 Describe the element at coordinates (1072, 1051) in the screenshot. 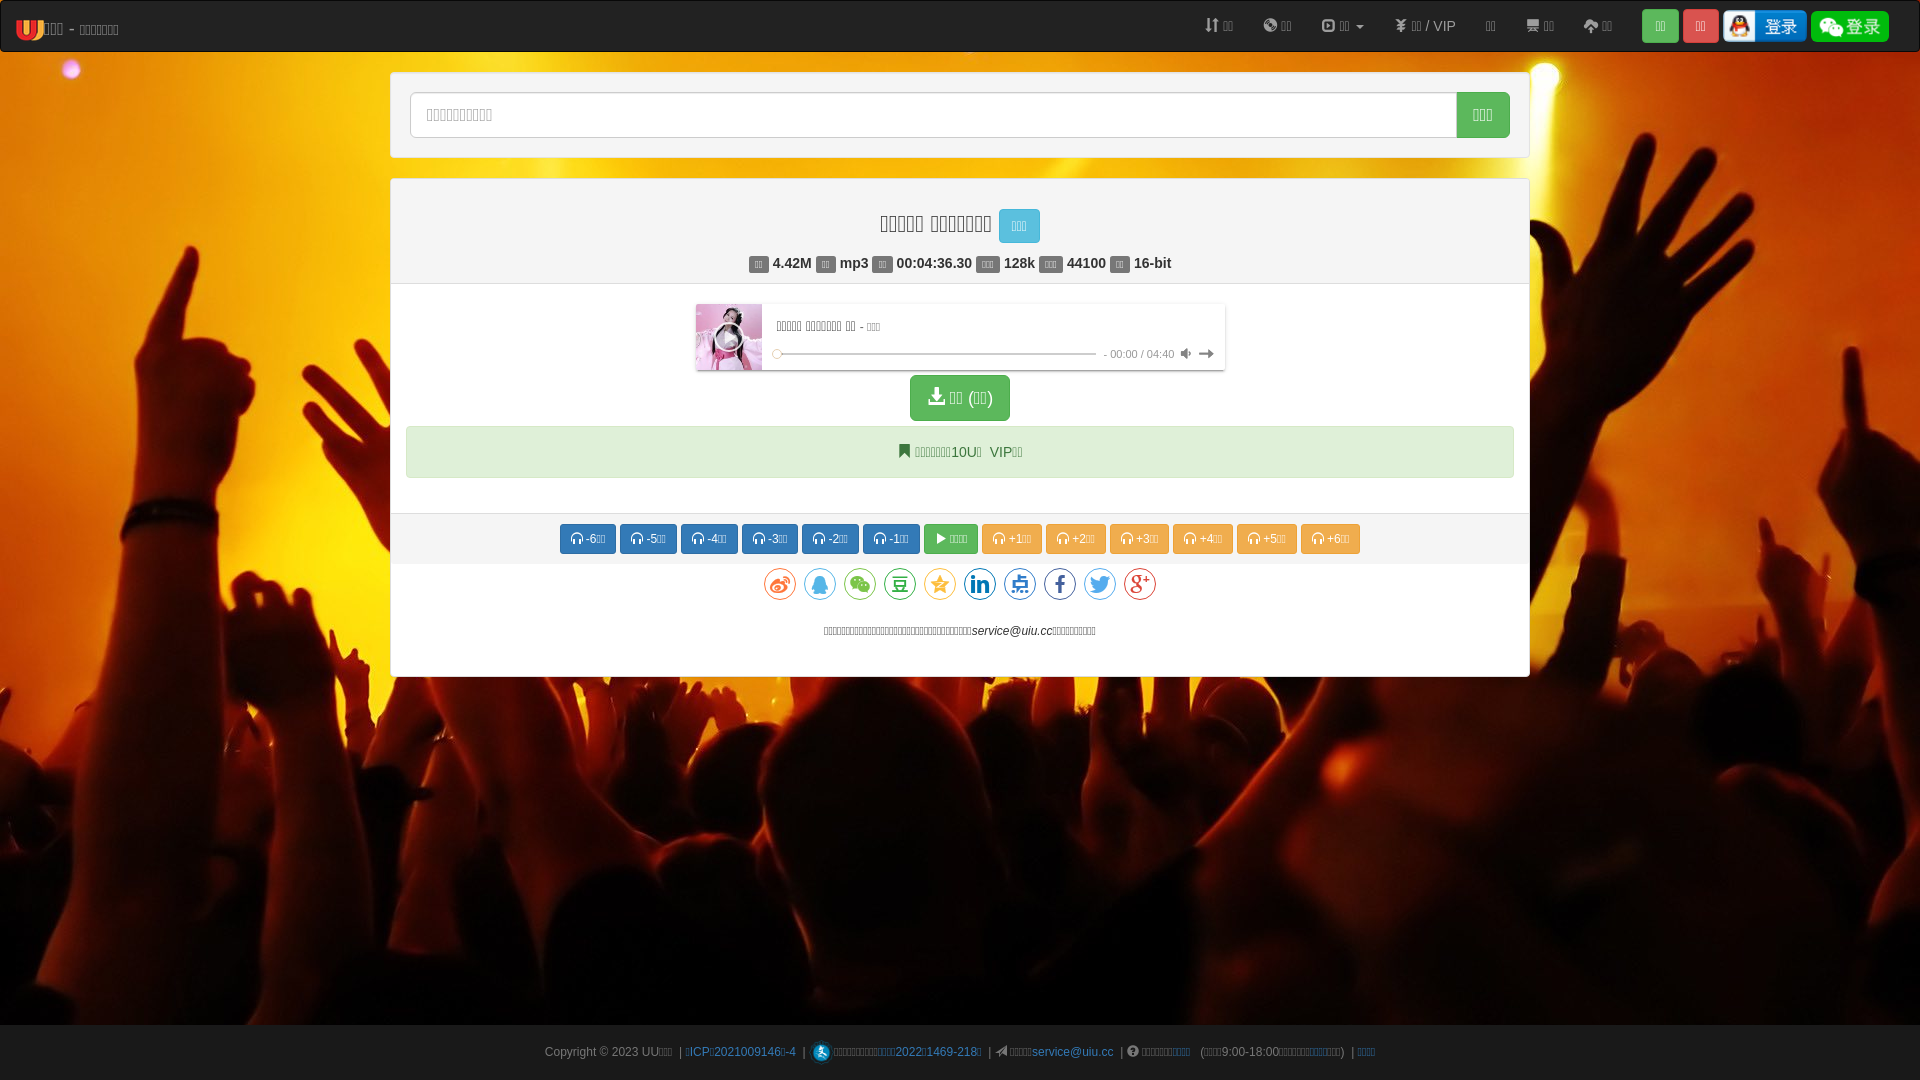

I see `'service@uiu.cc'` at that location.